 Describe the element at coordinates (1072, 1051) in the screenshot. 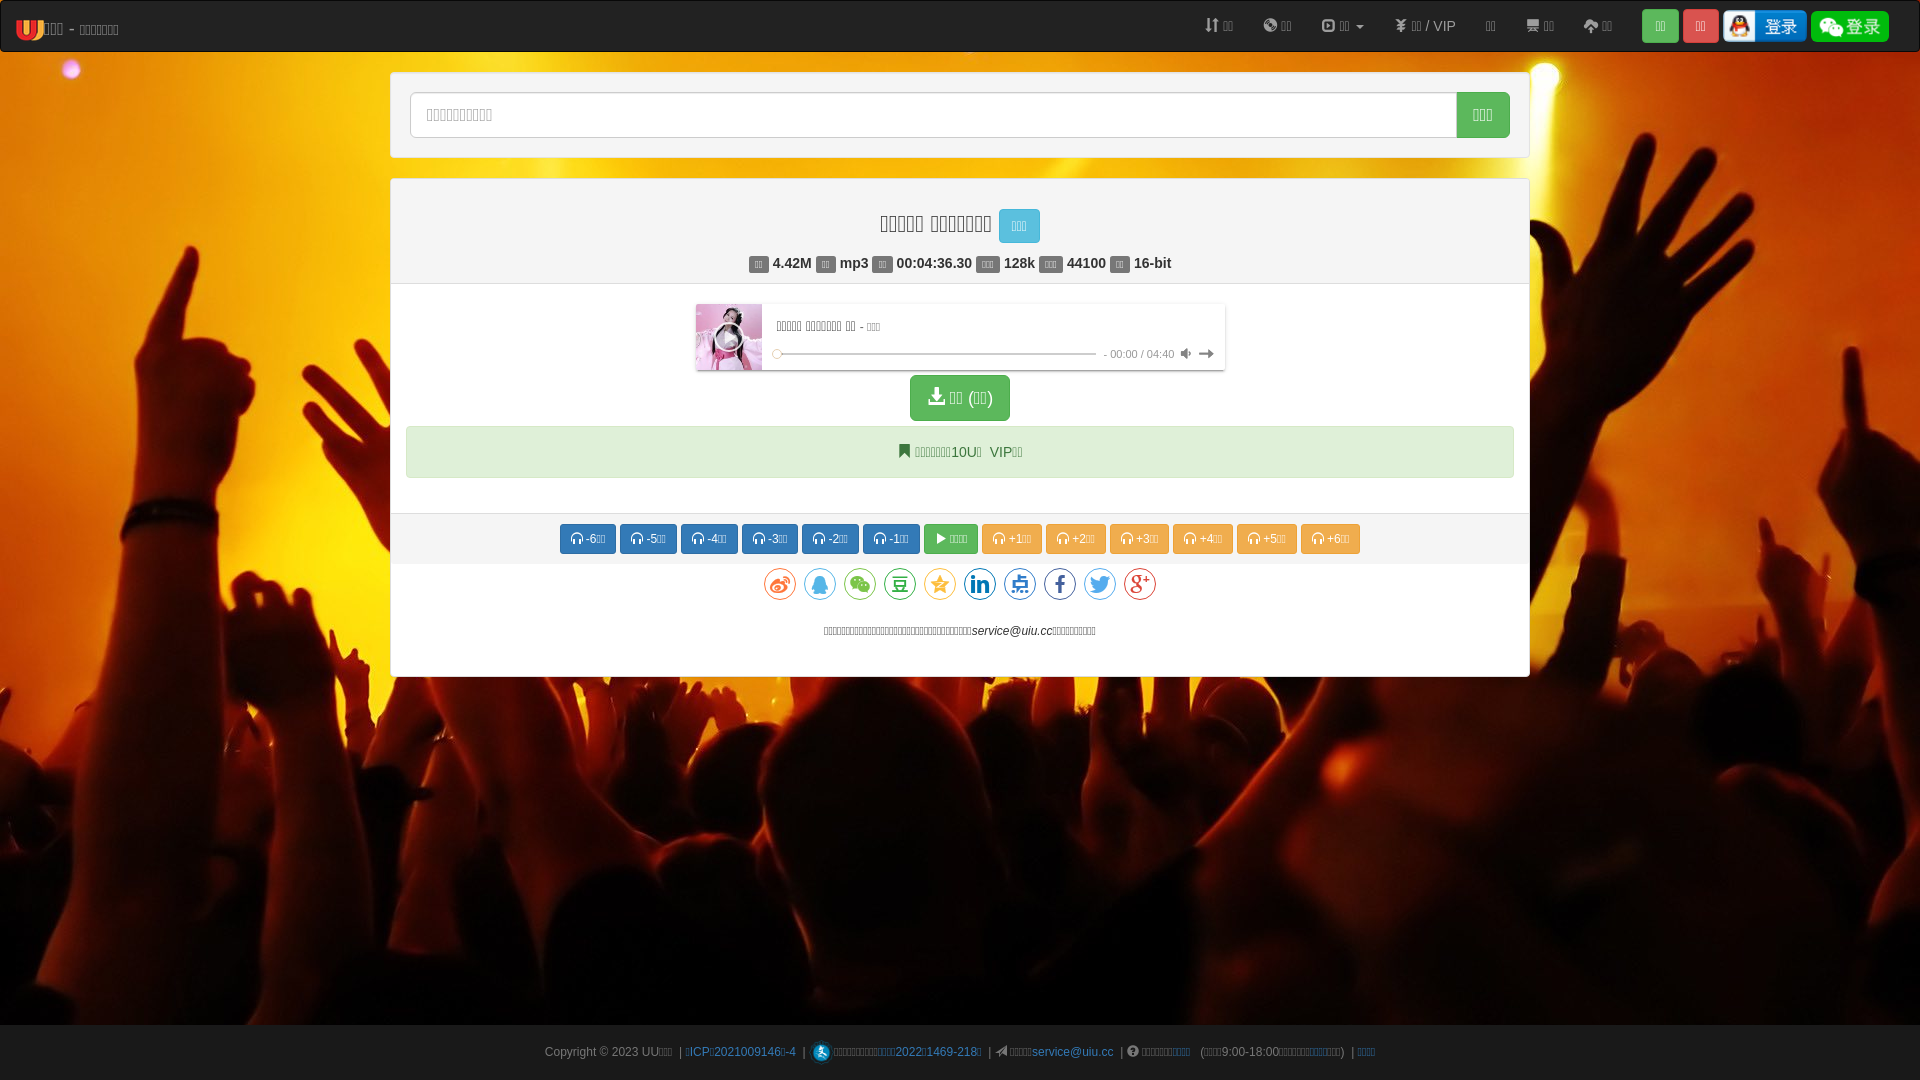

I see `'service@uiu.cc'` at that location.